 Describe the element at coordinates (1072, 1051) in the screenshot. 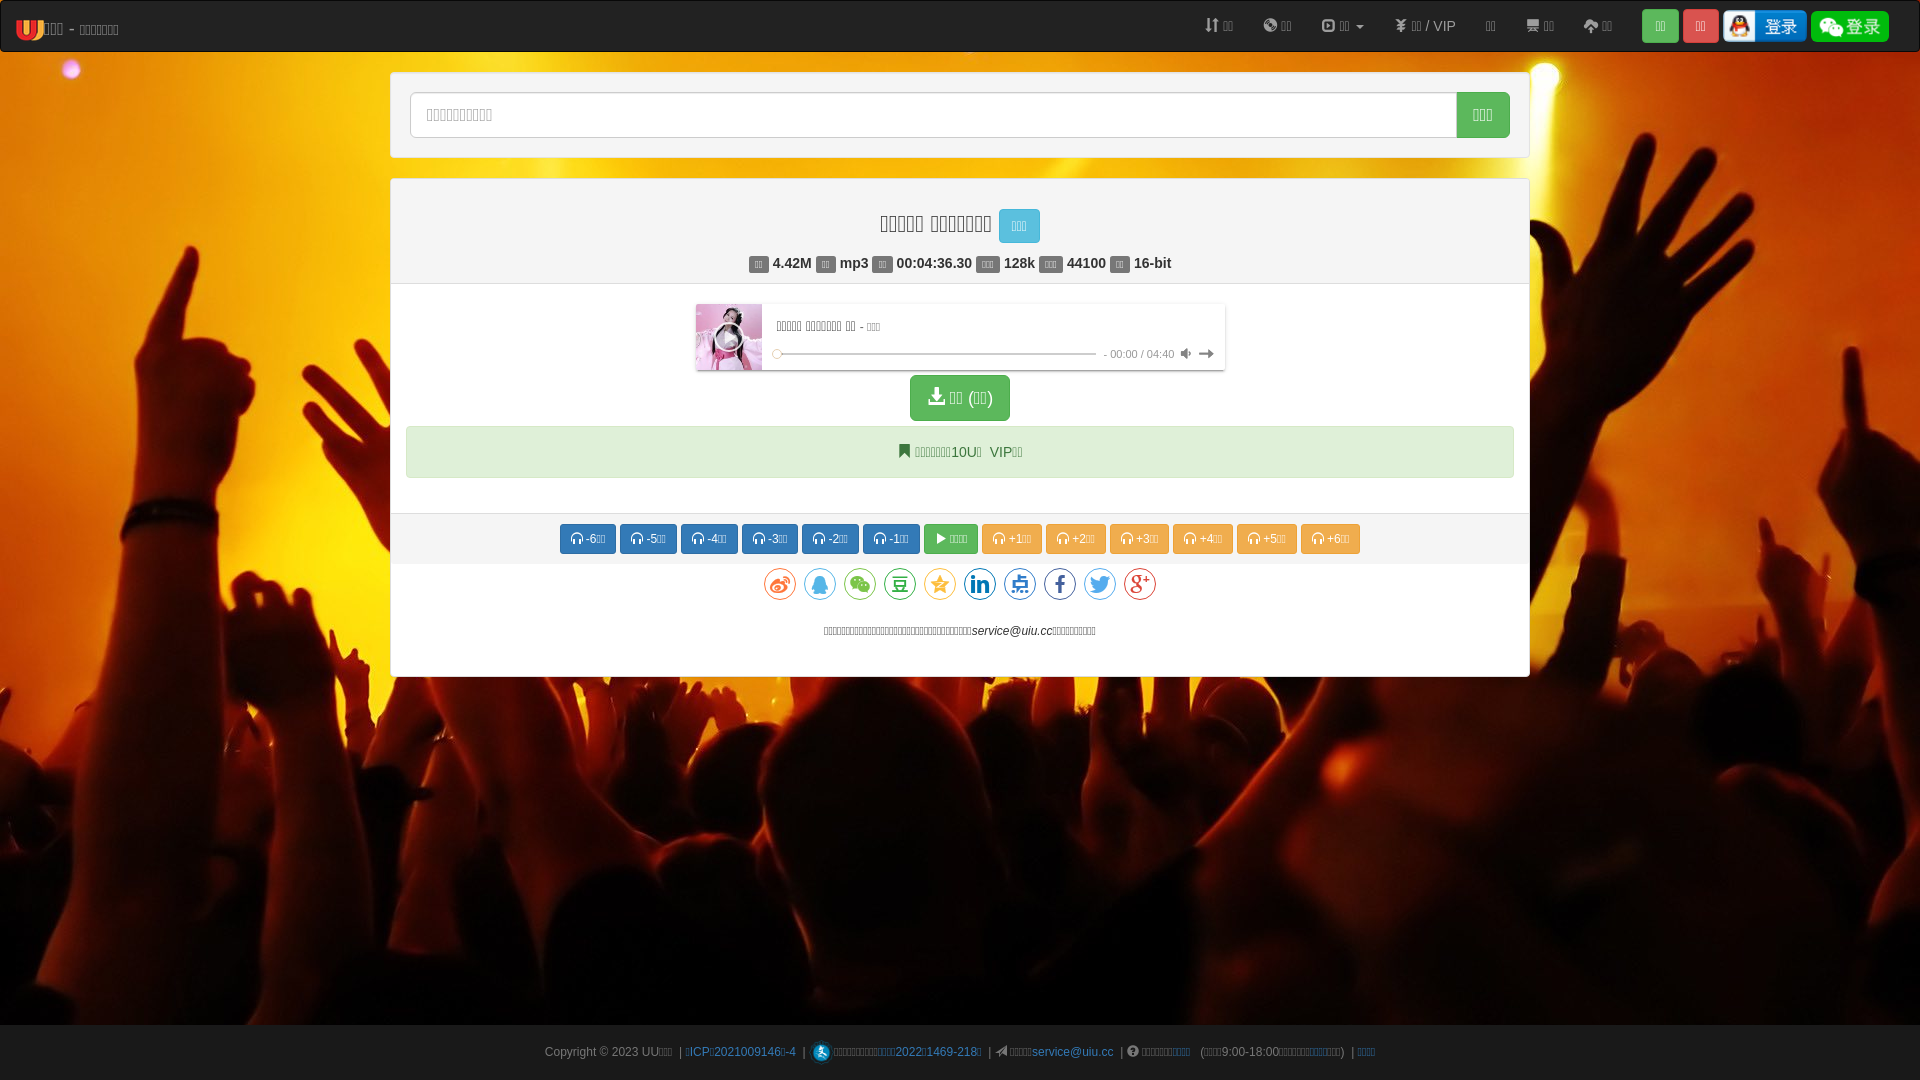

I see `'service@uiu.cc'` at that location.